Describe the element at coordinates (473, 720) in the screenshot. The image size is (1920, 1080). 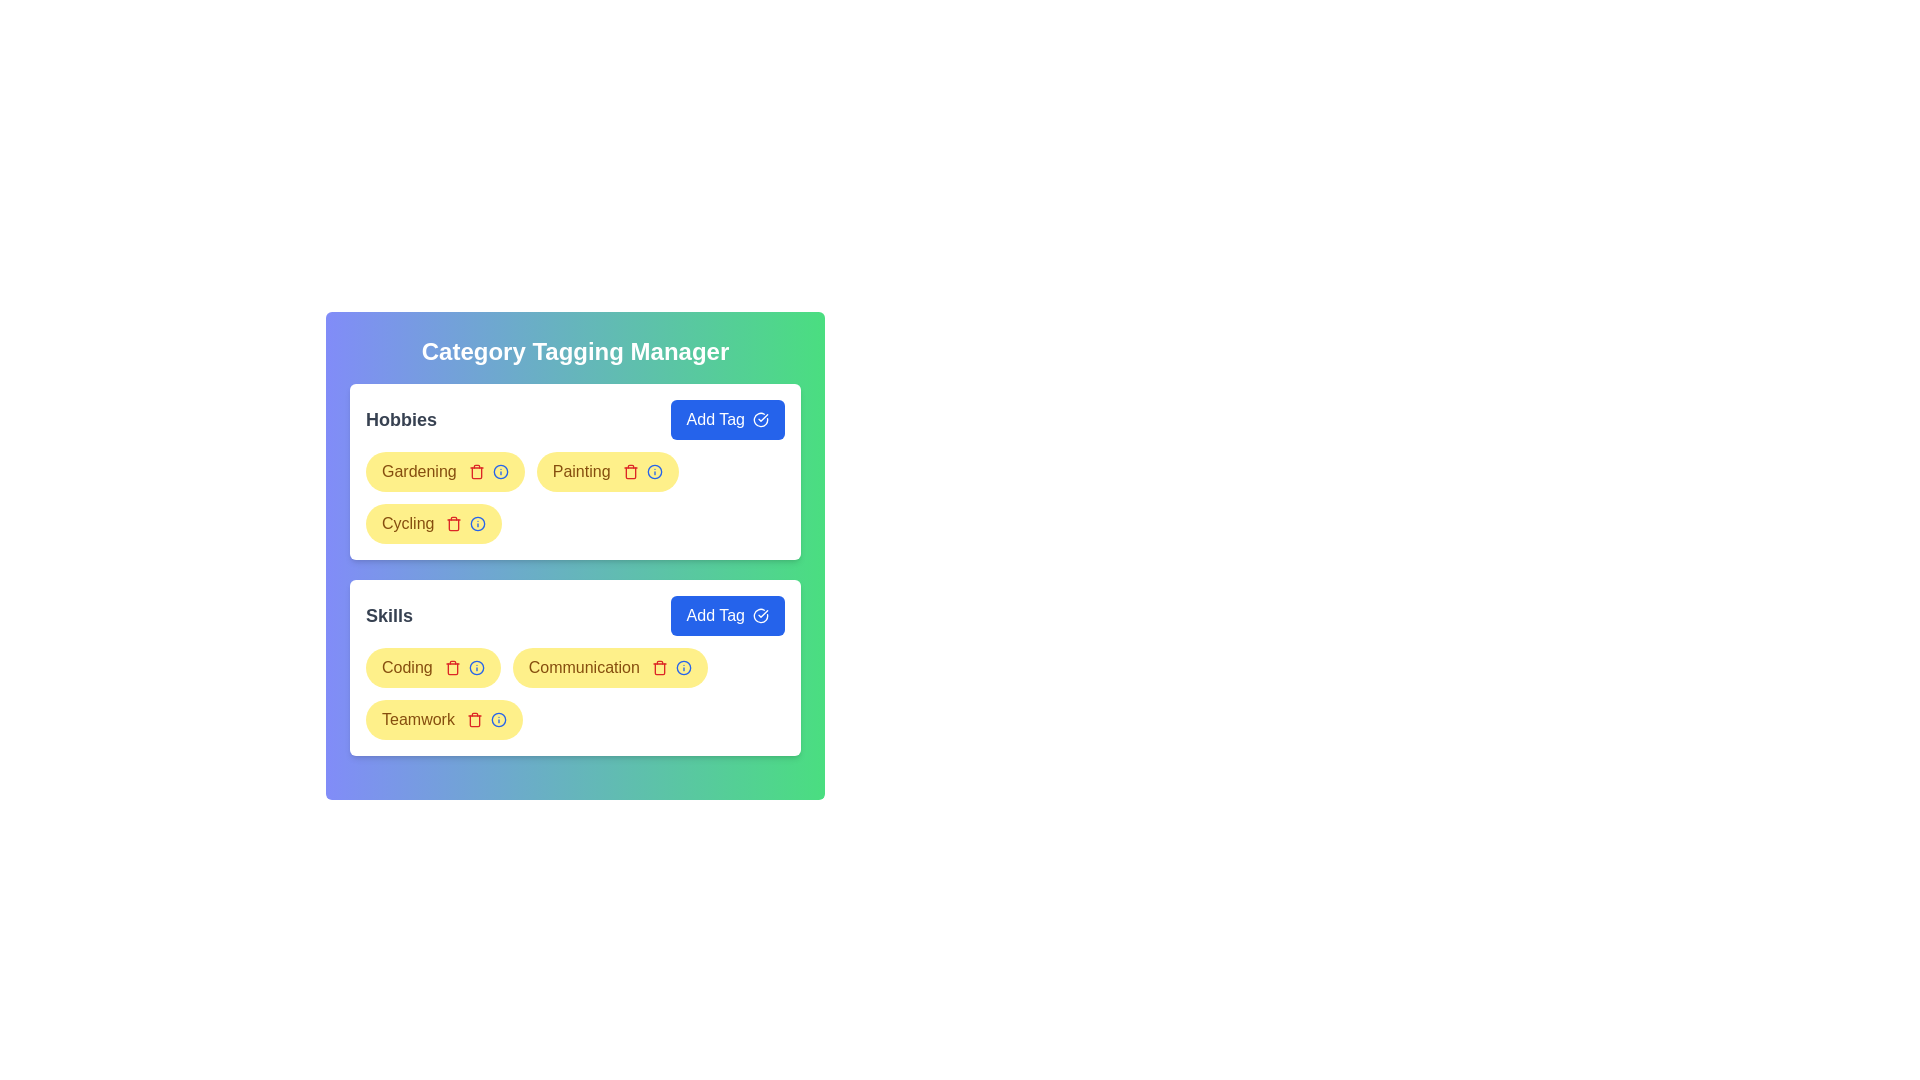
I see `the delete button located inside the yellow badge labeled 'Teamwork', positioned at the right end of the badge adjacent to the blue information icon` at that location.